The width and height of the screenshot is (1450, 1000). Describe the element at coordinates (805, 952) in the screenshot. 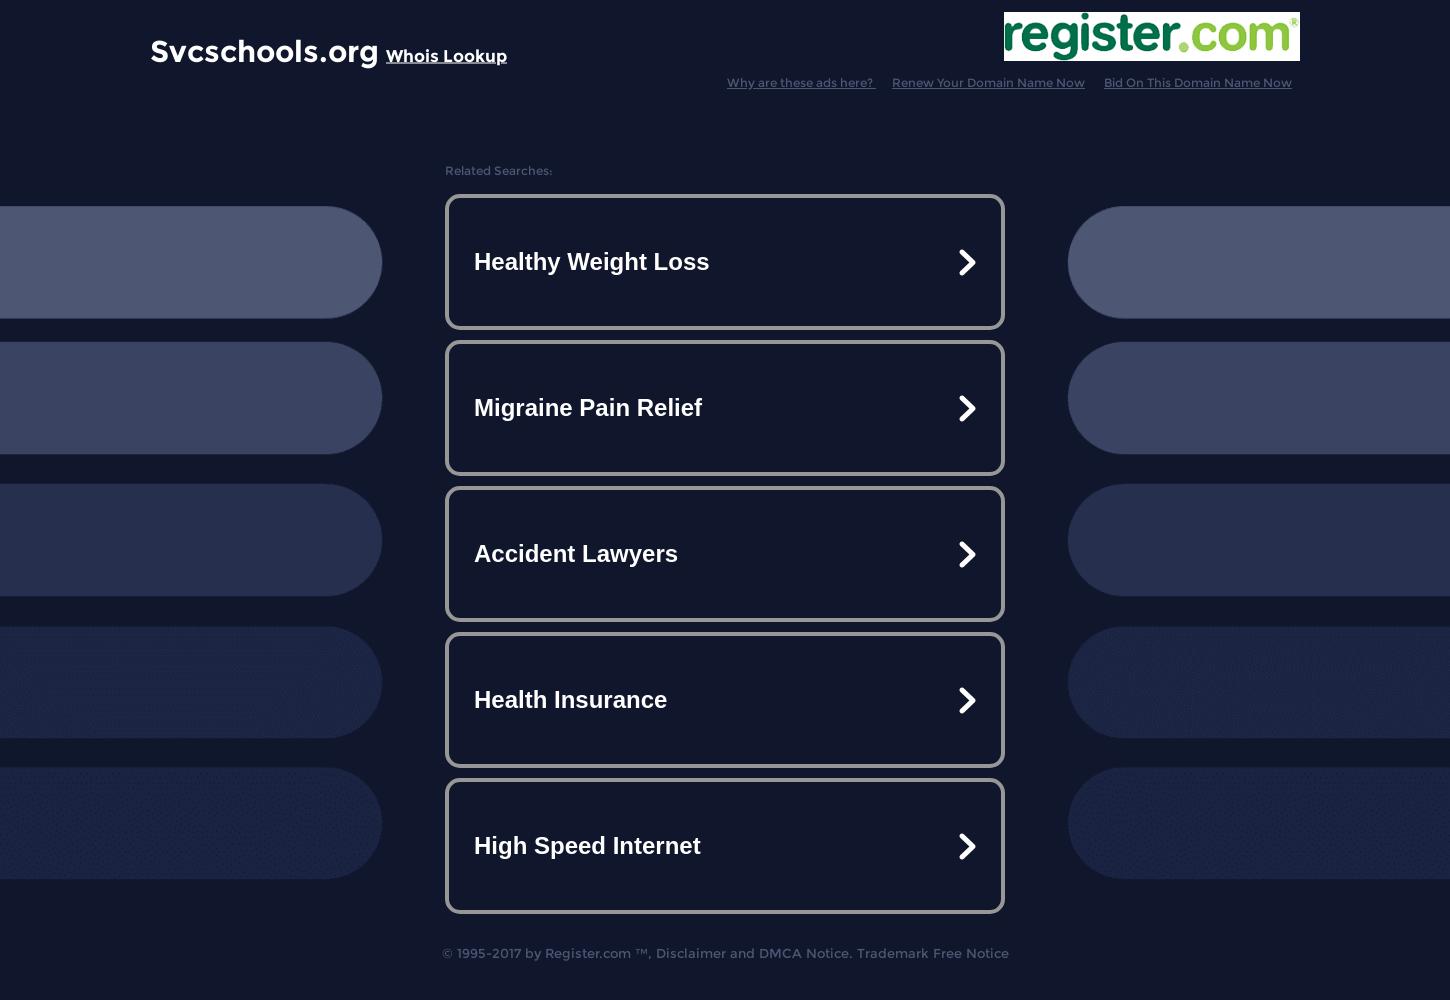

I see `'DMCA Notice.'` at that location.